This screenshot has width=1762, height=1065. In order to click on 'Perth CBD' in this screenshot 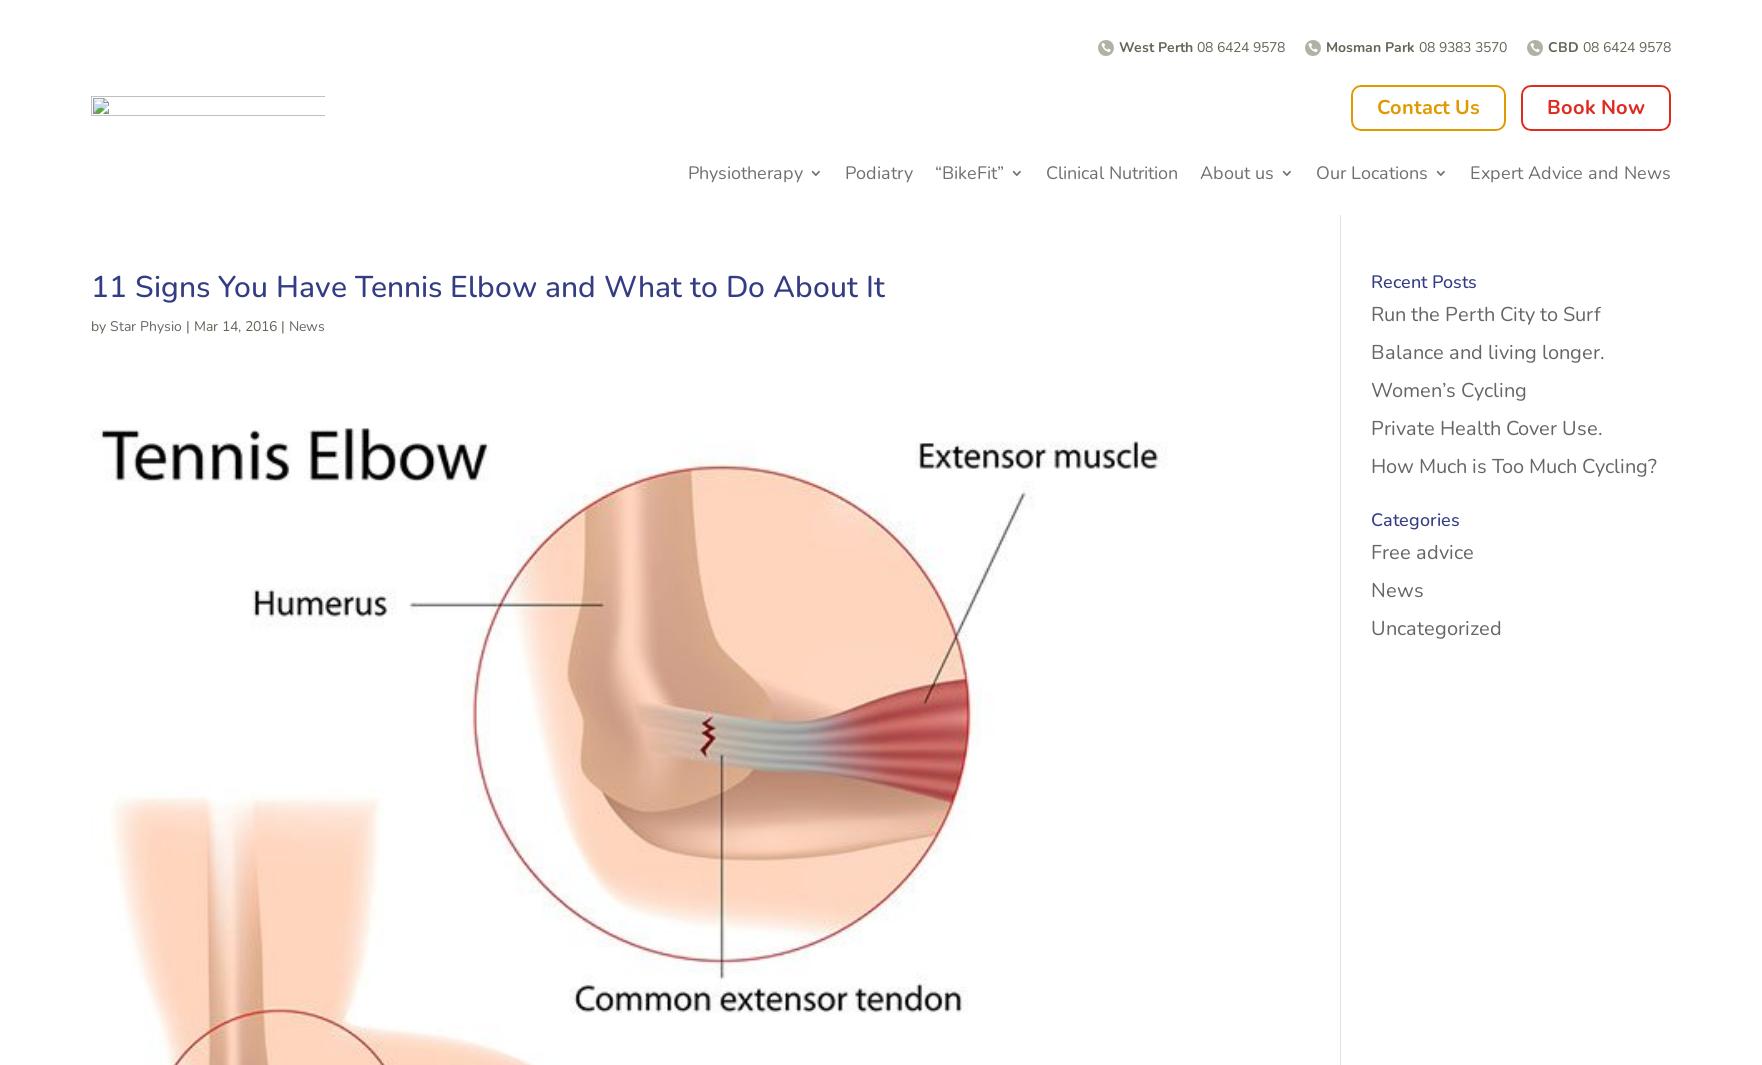, I will do `click(1366, 260)`.